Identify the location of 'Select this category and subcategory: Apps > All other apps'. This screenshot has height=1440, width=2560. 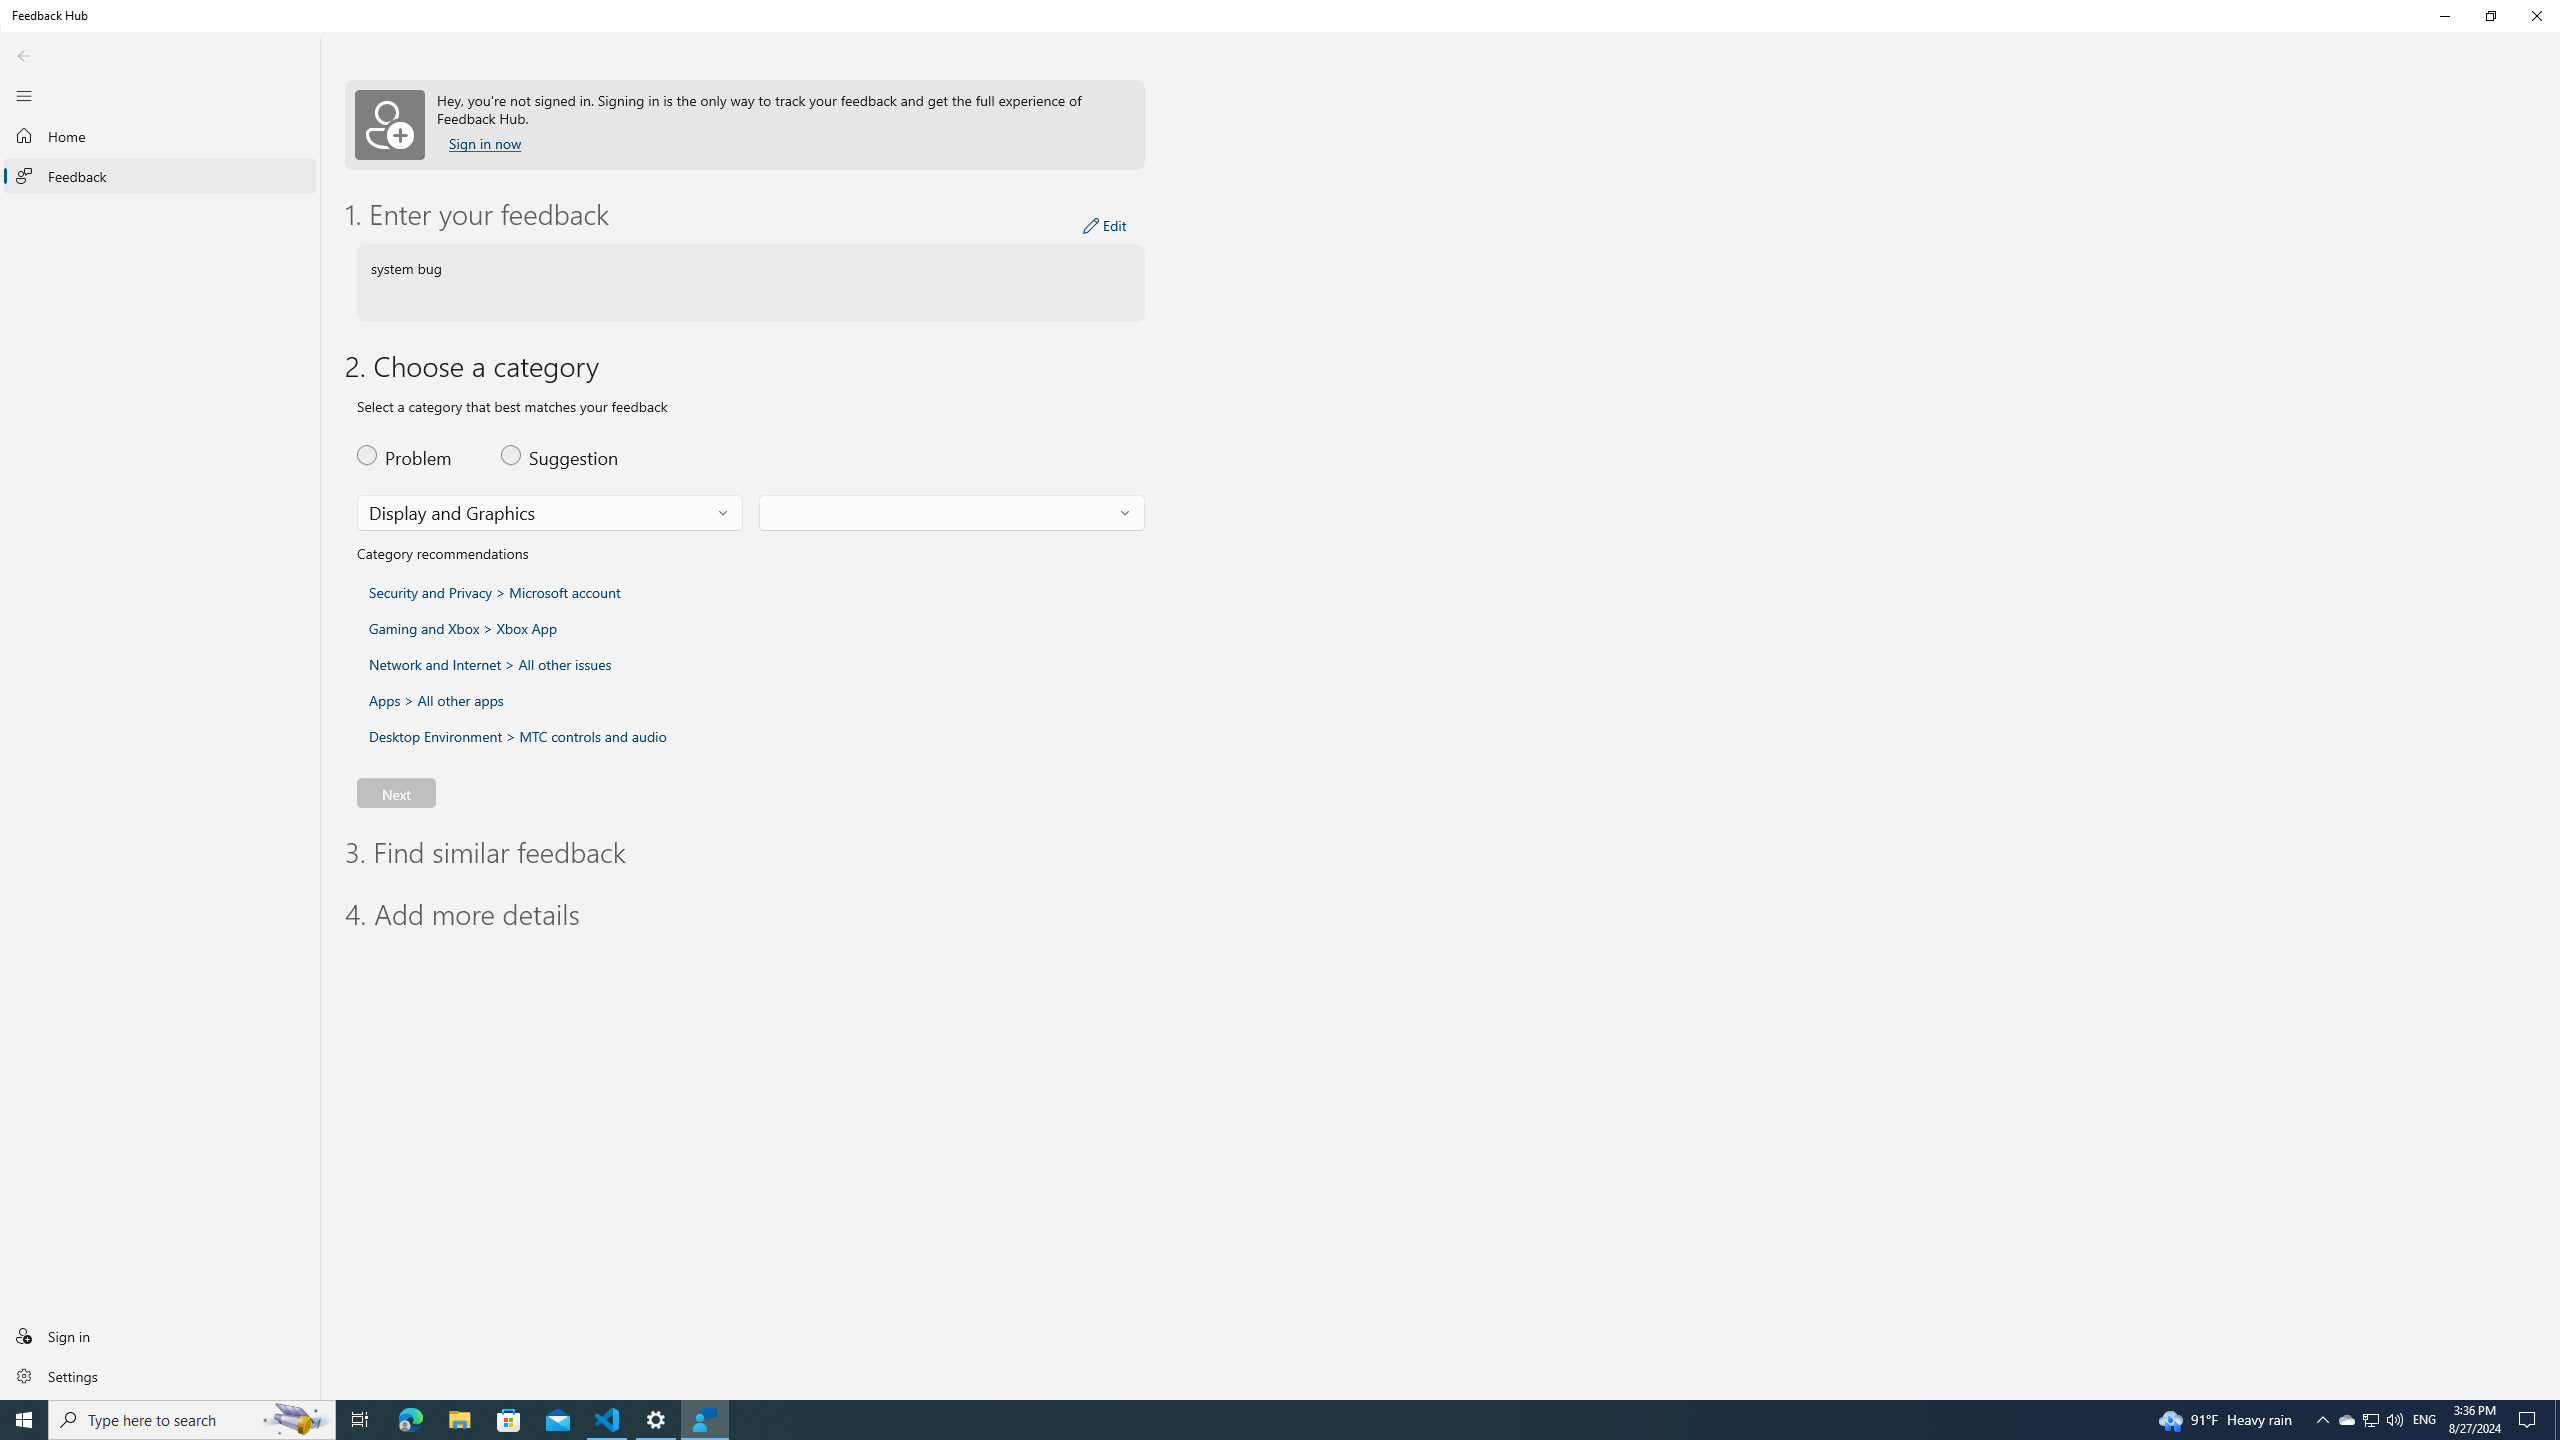
(436, 698).